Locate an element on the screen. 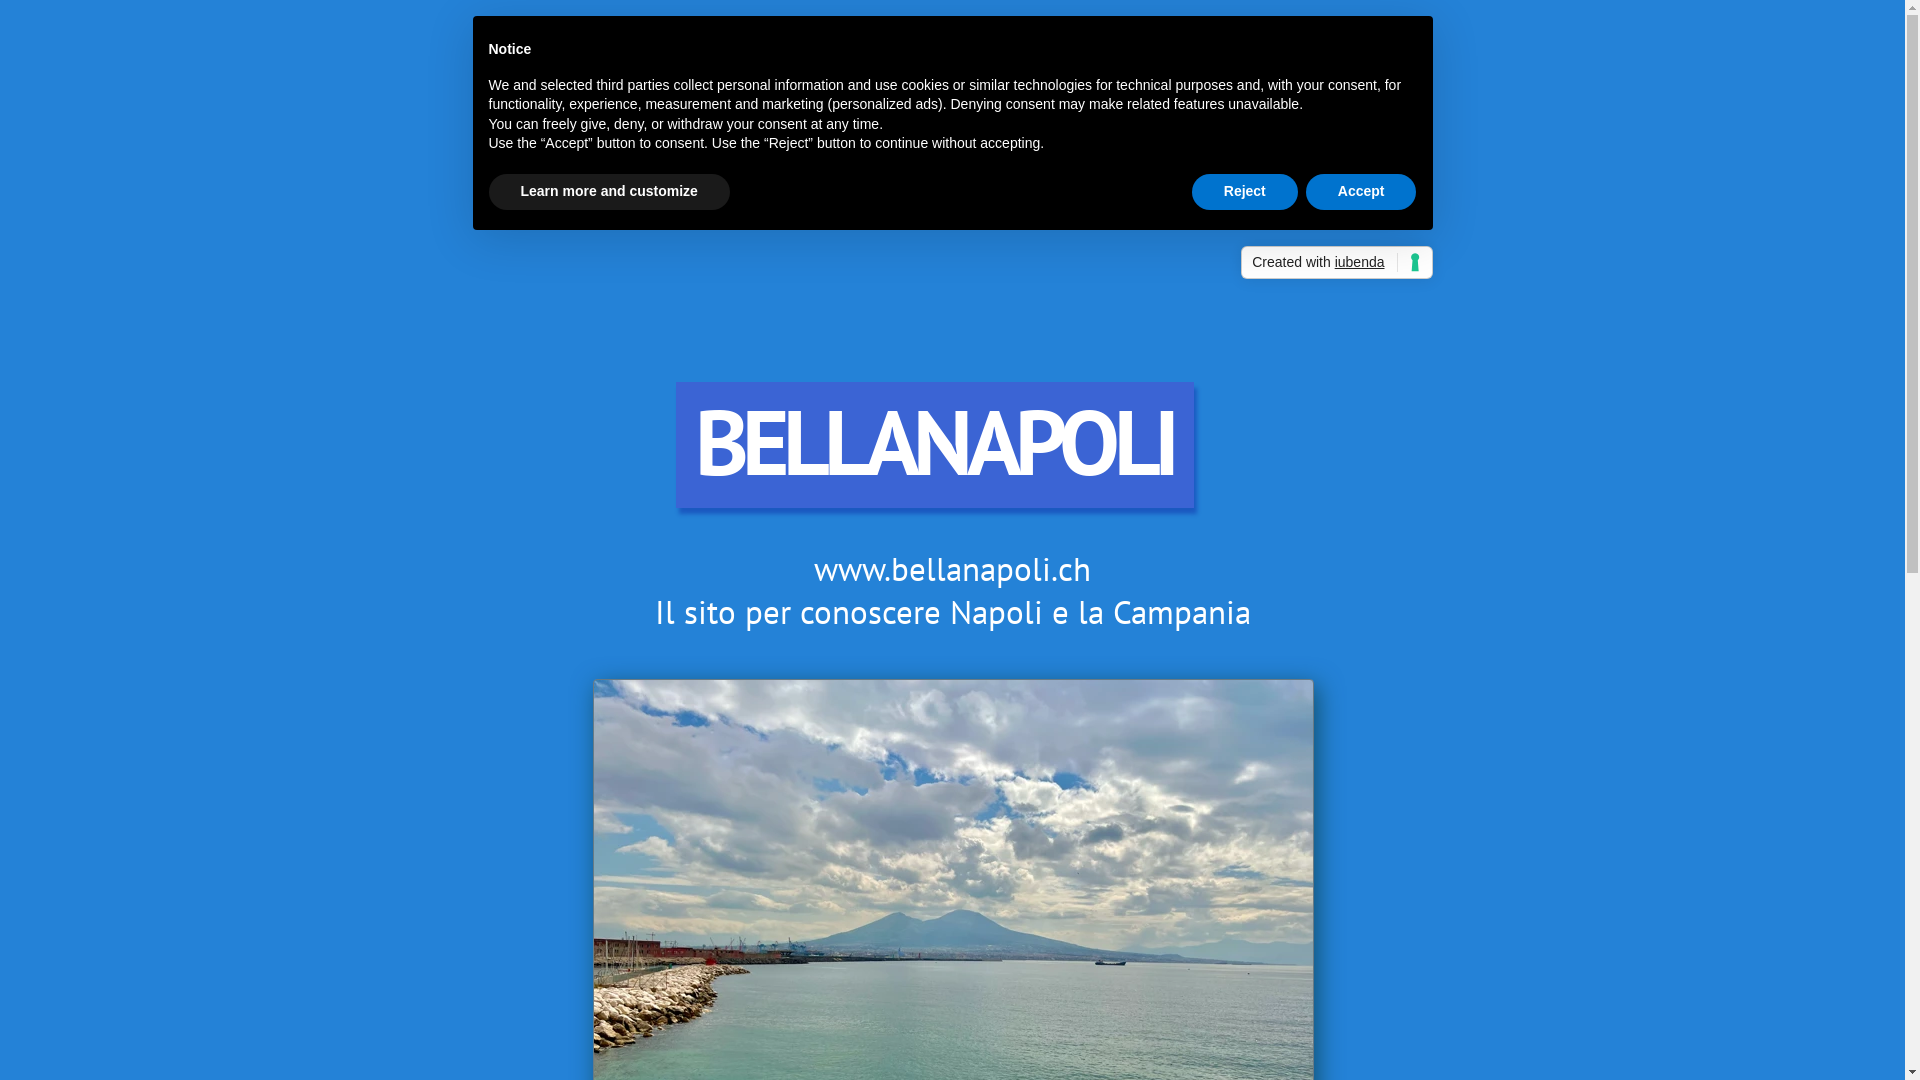  'Created with iubenda' is located at coordinates (1336, 261).